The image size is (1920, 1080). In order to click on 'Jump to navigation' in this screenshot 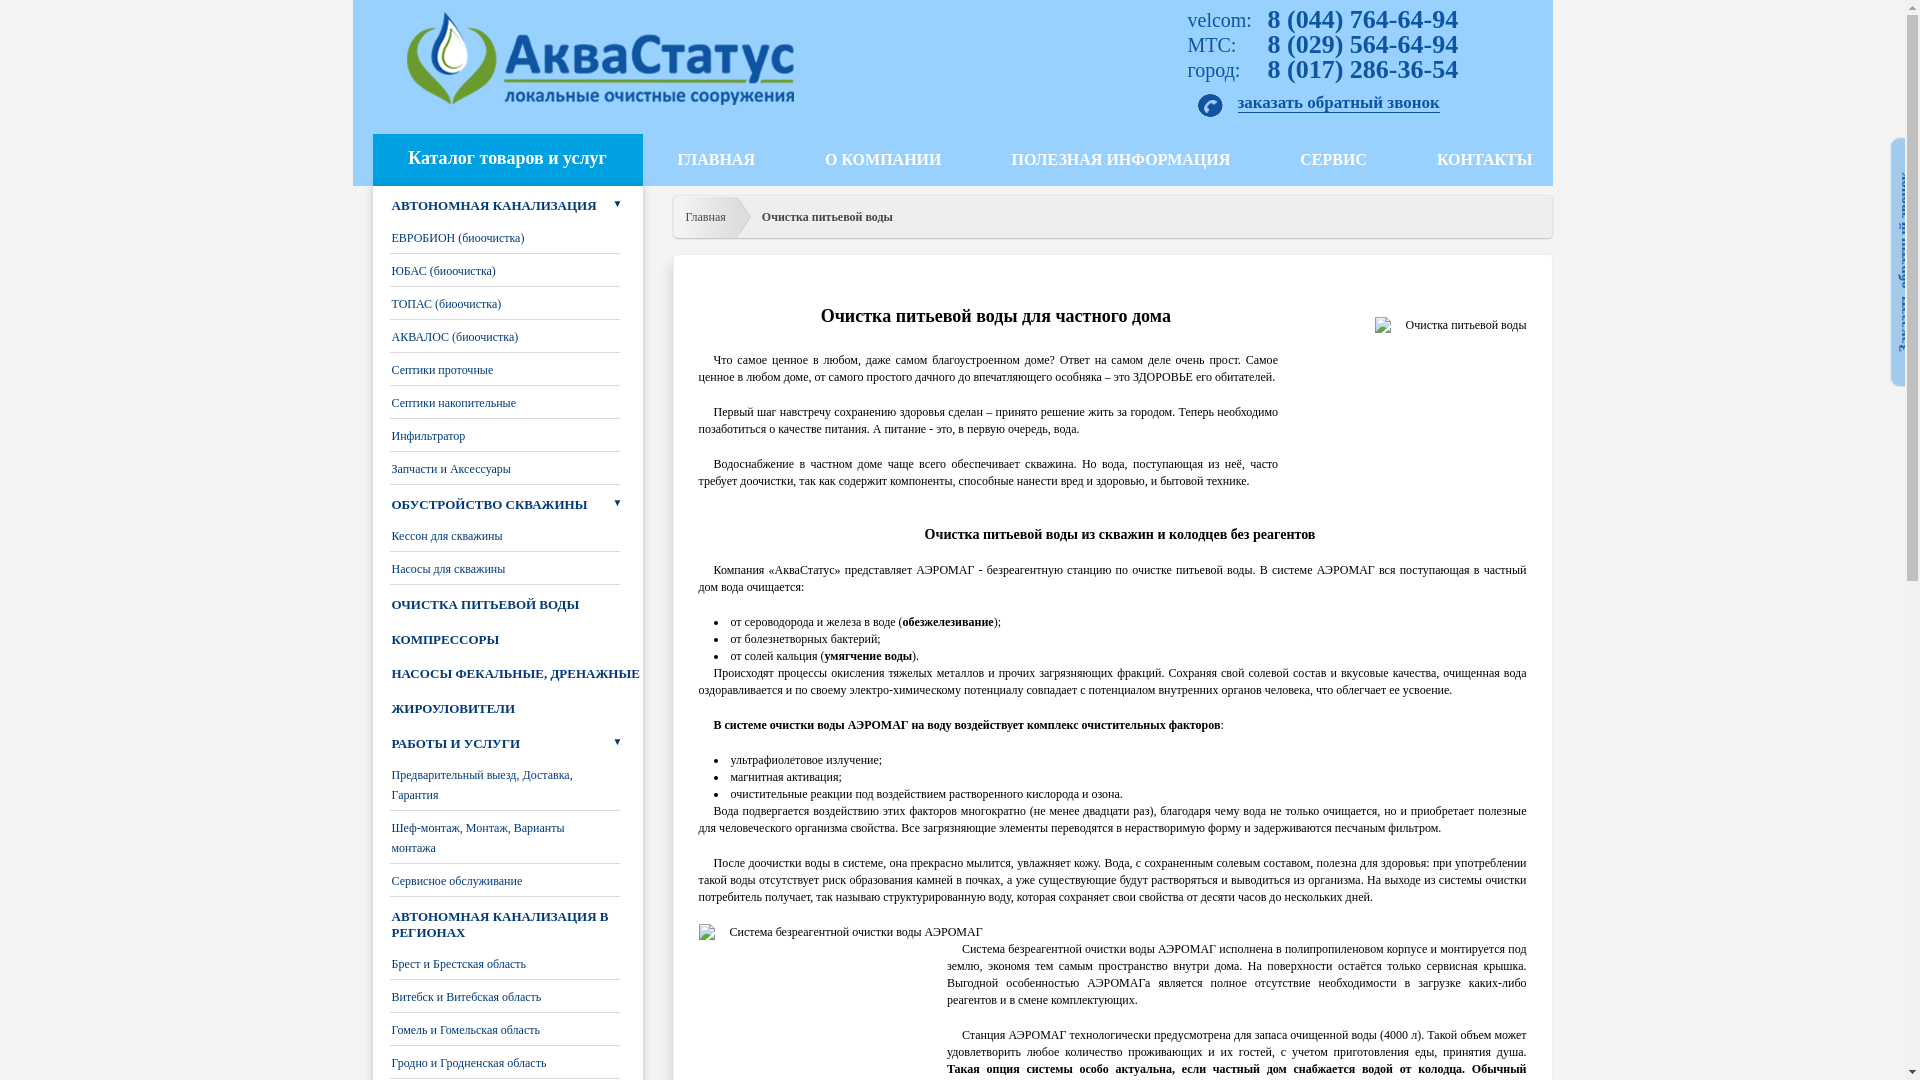, I will do `click(951, 3)`.